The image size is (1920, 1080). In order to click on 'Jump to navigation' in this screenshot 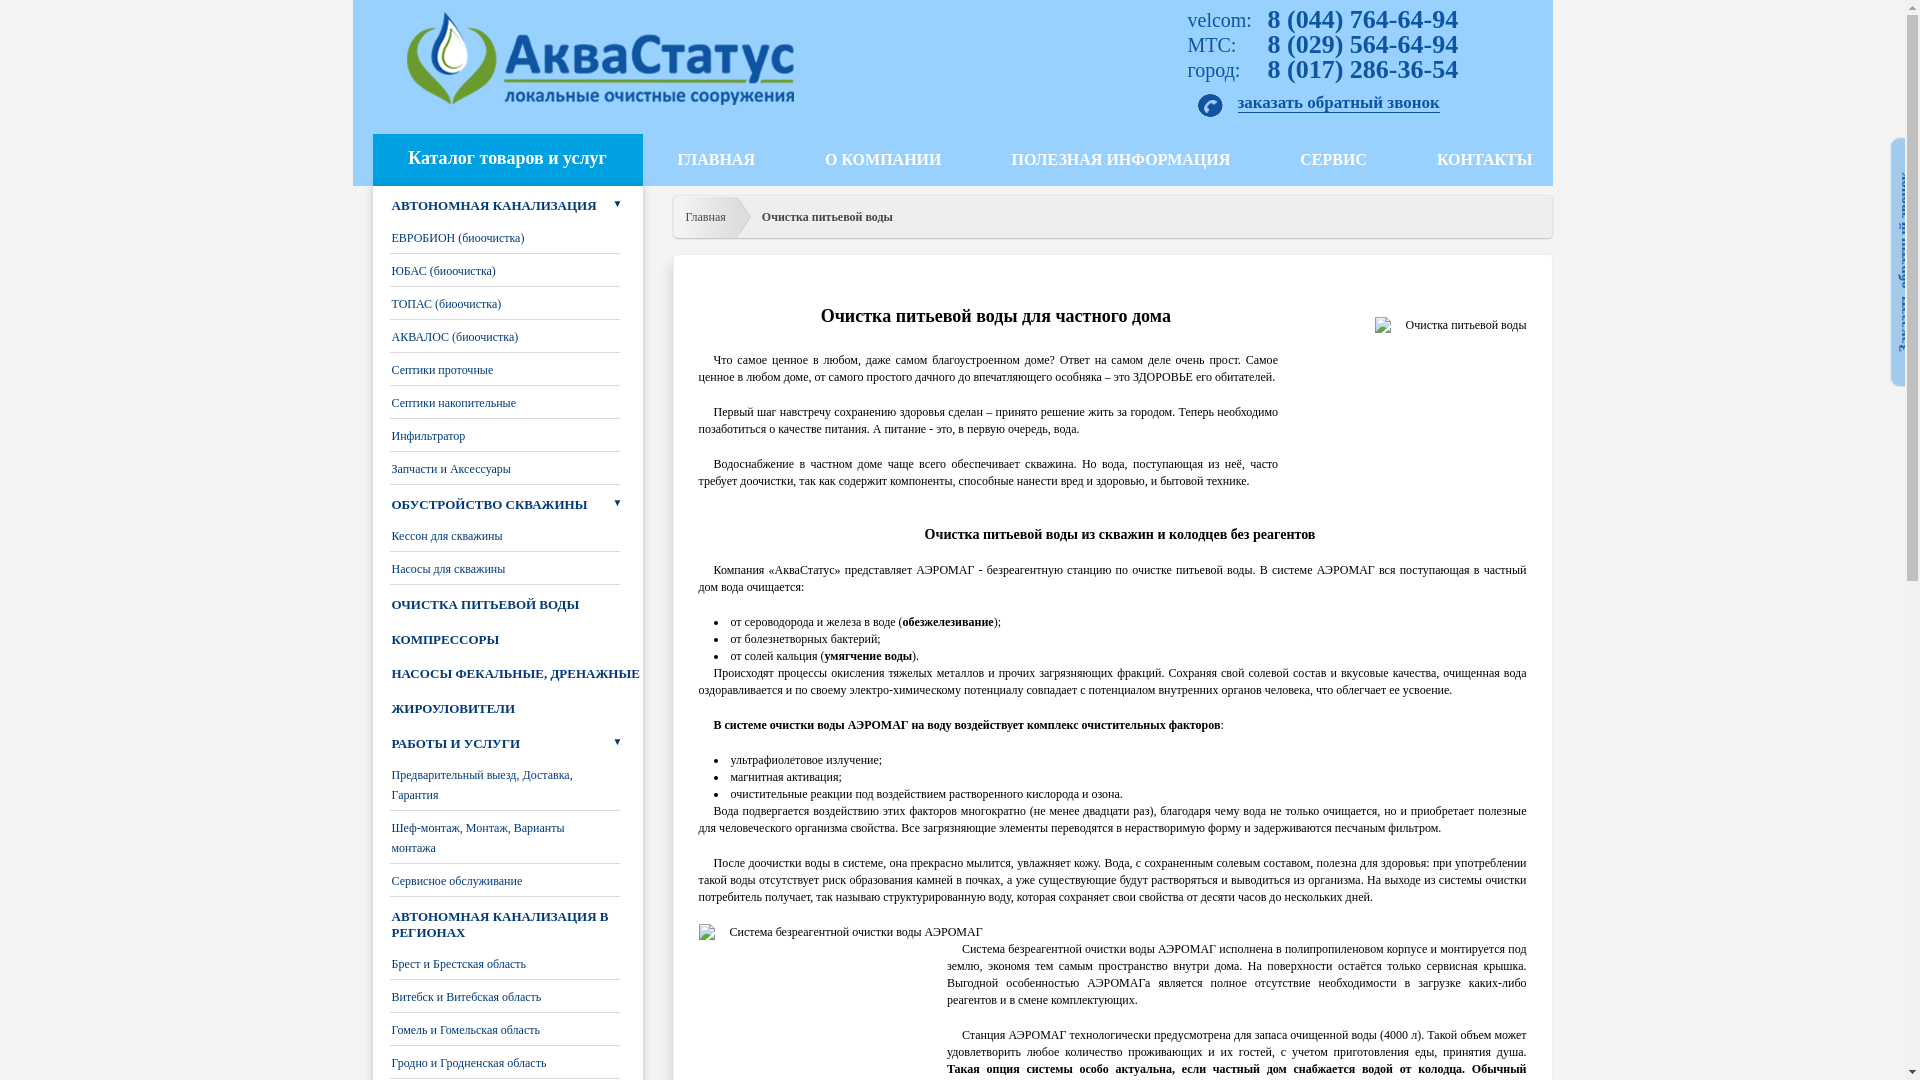, I will do `click(951, 3)`.